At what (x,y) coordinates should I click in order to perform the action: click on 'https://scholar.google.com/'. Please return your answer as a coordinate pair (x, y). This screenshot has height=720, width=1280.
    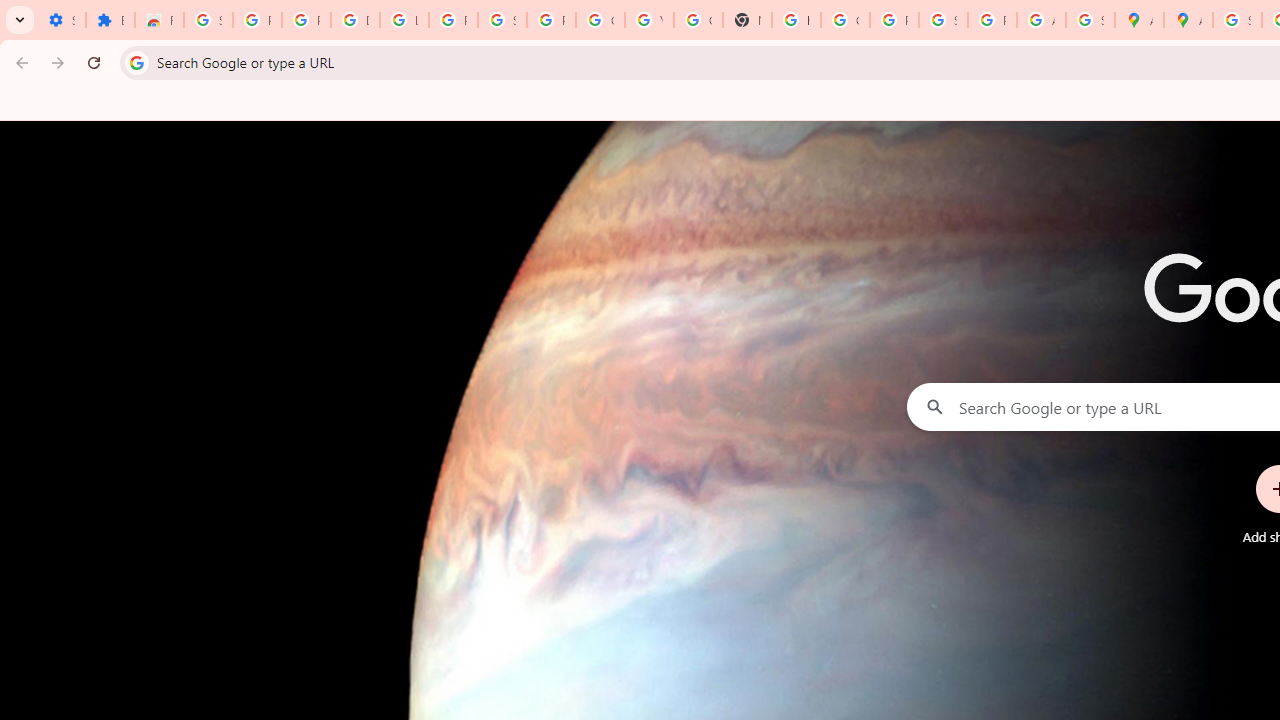
    Looking at the image, I should click on (795, 20).